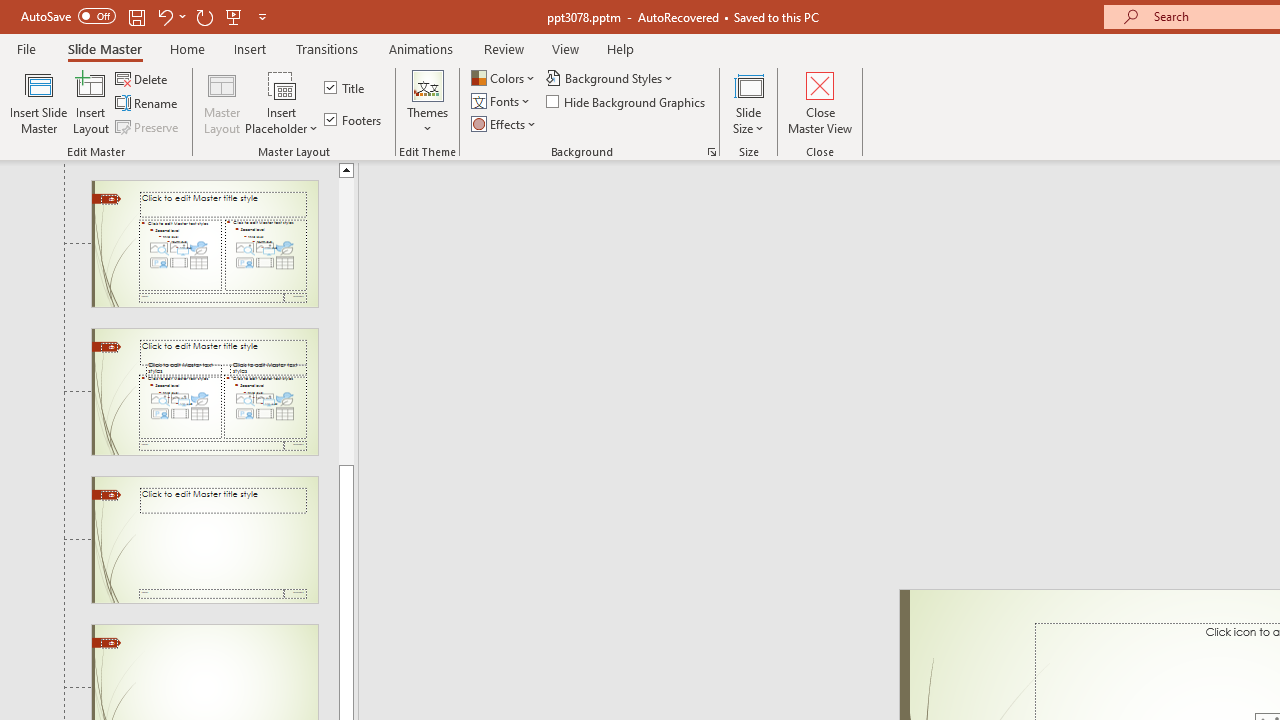 Image resolution: width=1280 pixels, height=720 pixels. What do you see at coordinates (504, 77) in the screenshot?
I see `'Colors'` at bounding box center [504, 77].